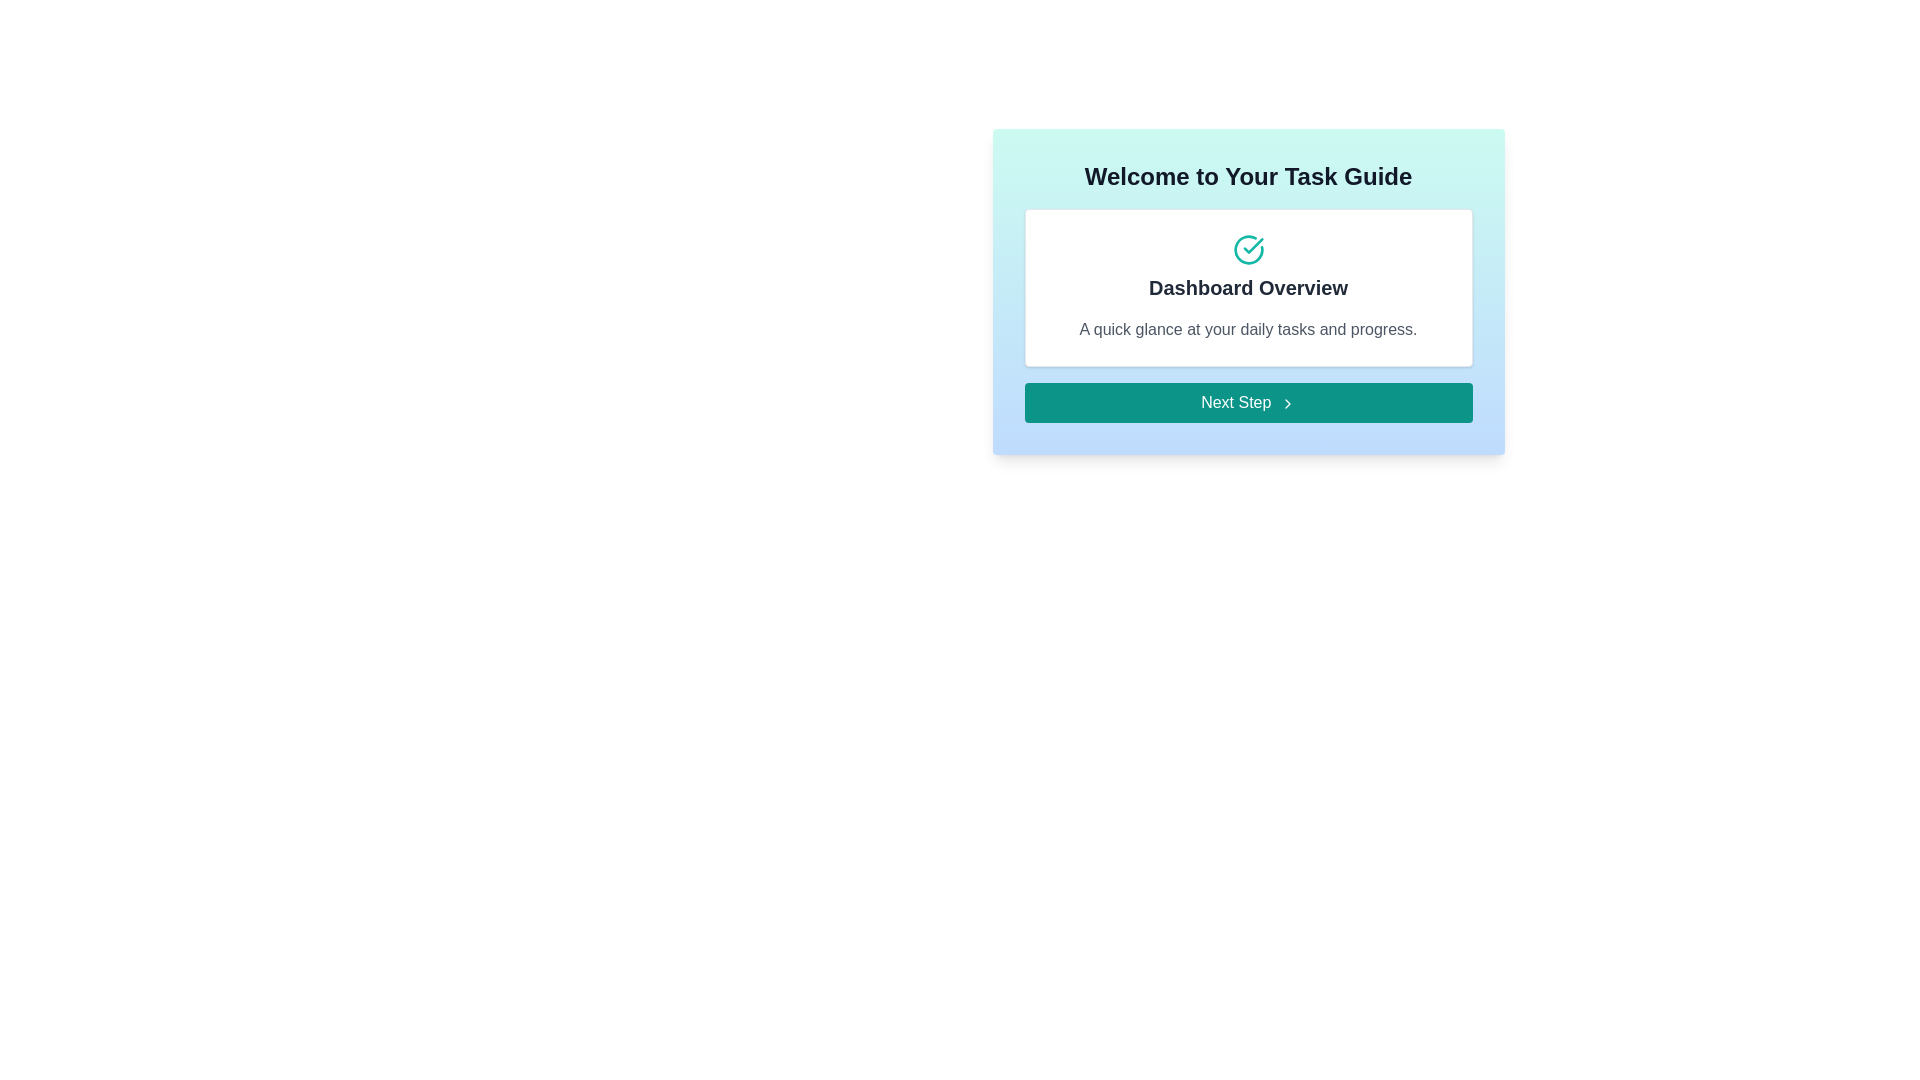 This screenshot has width=1920, height=1080. What do you see at coordinates (1252, 245) in the screenshot?
I see `the checkmark icon within the circular graphical symbol located under the 'Dashboard Overview' card to signify completion or approval` at bounding box center [1252, 245].